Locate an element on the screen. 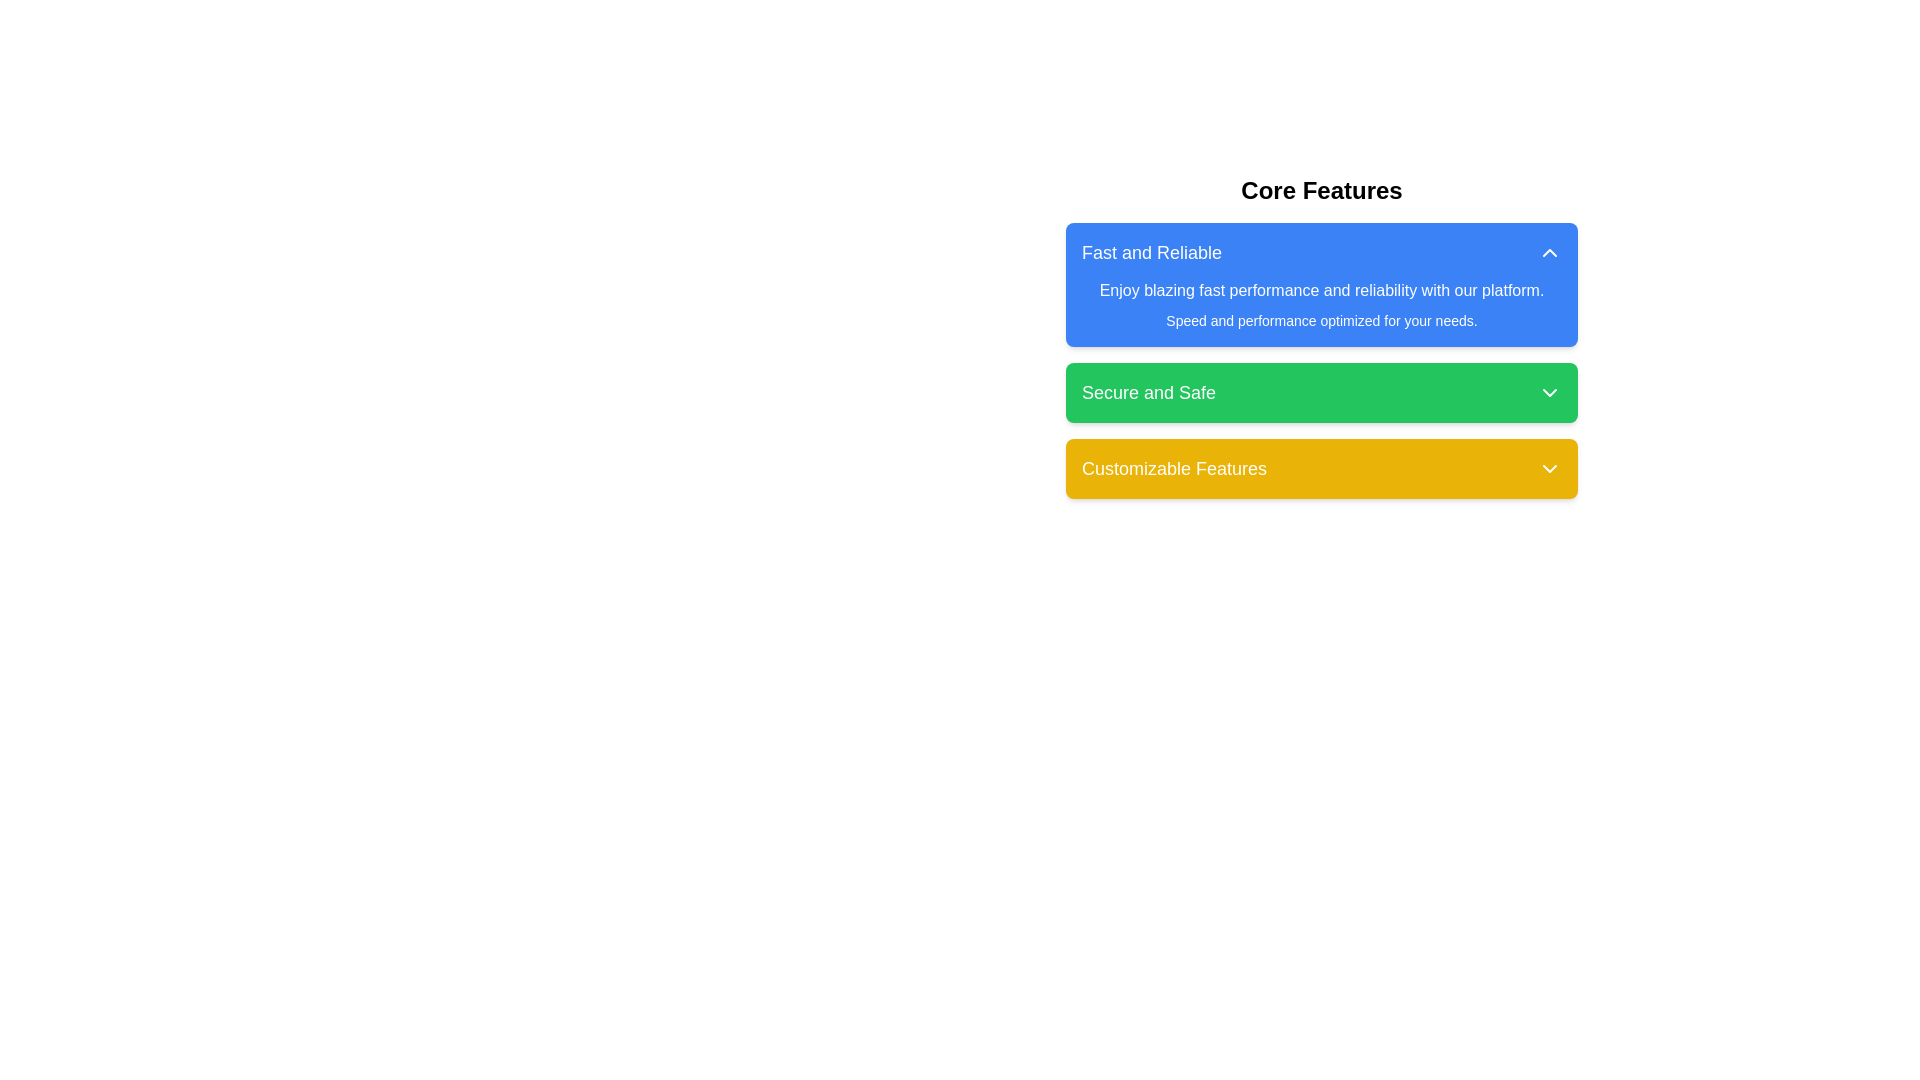 The width and height of the screenshot is (1920, 1080). the informational static text located in the blue section titled 'Fast and Reliable' is located at coordinates (1321, 290).